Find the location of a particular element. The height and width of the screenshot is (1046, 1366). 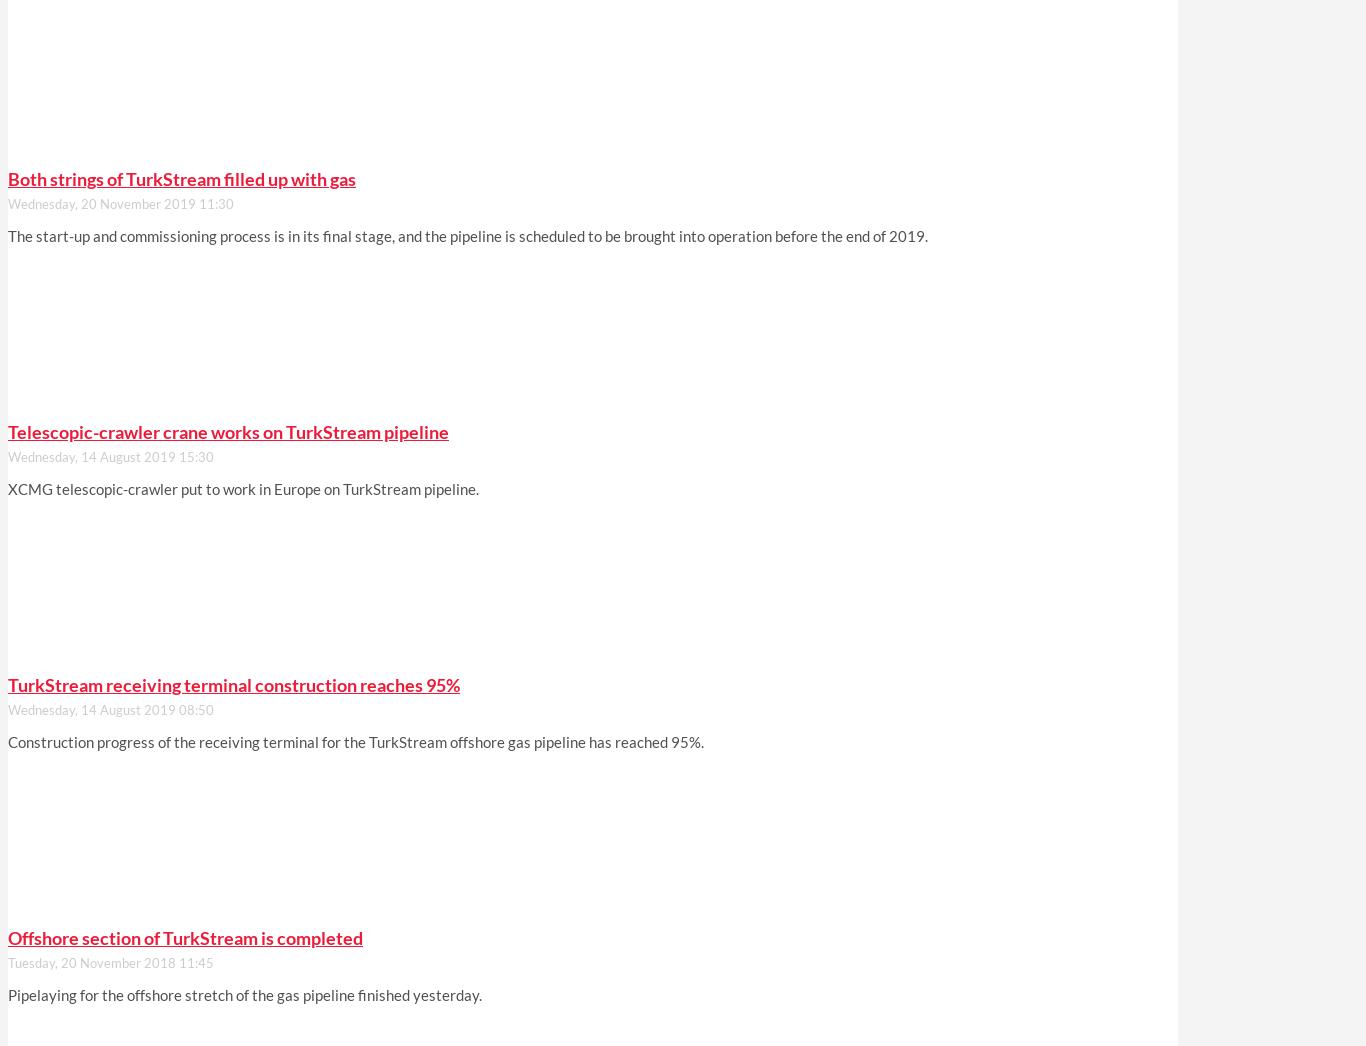

'Wednesday, 20 November 2019 11:30' is located at coordinates (8, 204).